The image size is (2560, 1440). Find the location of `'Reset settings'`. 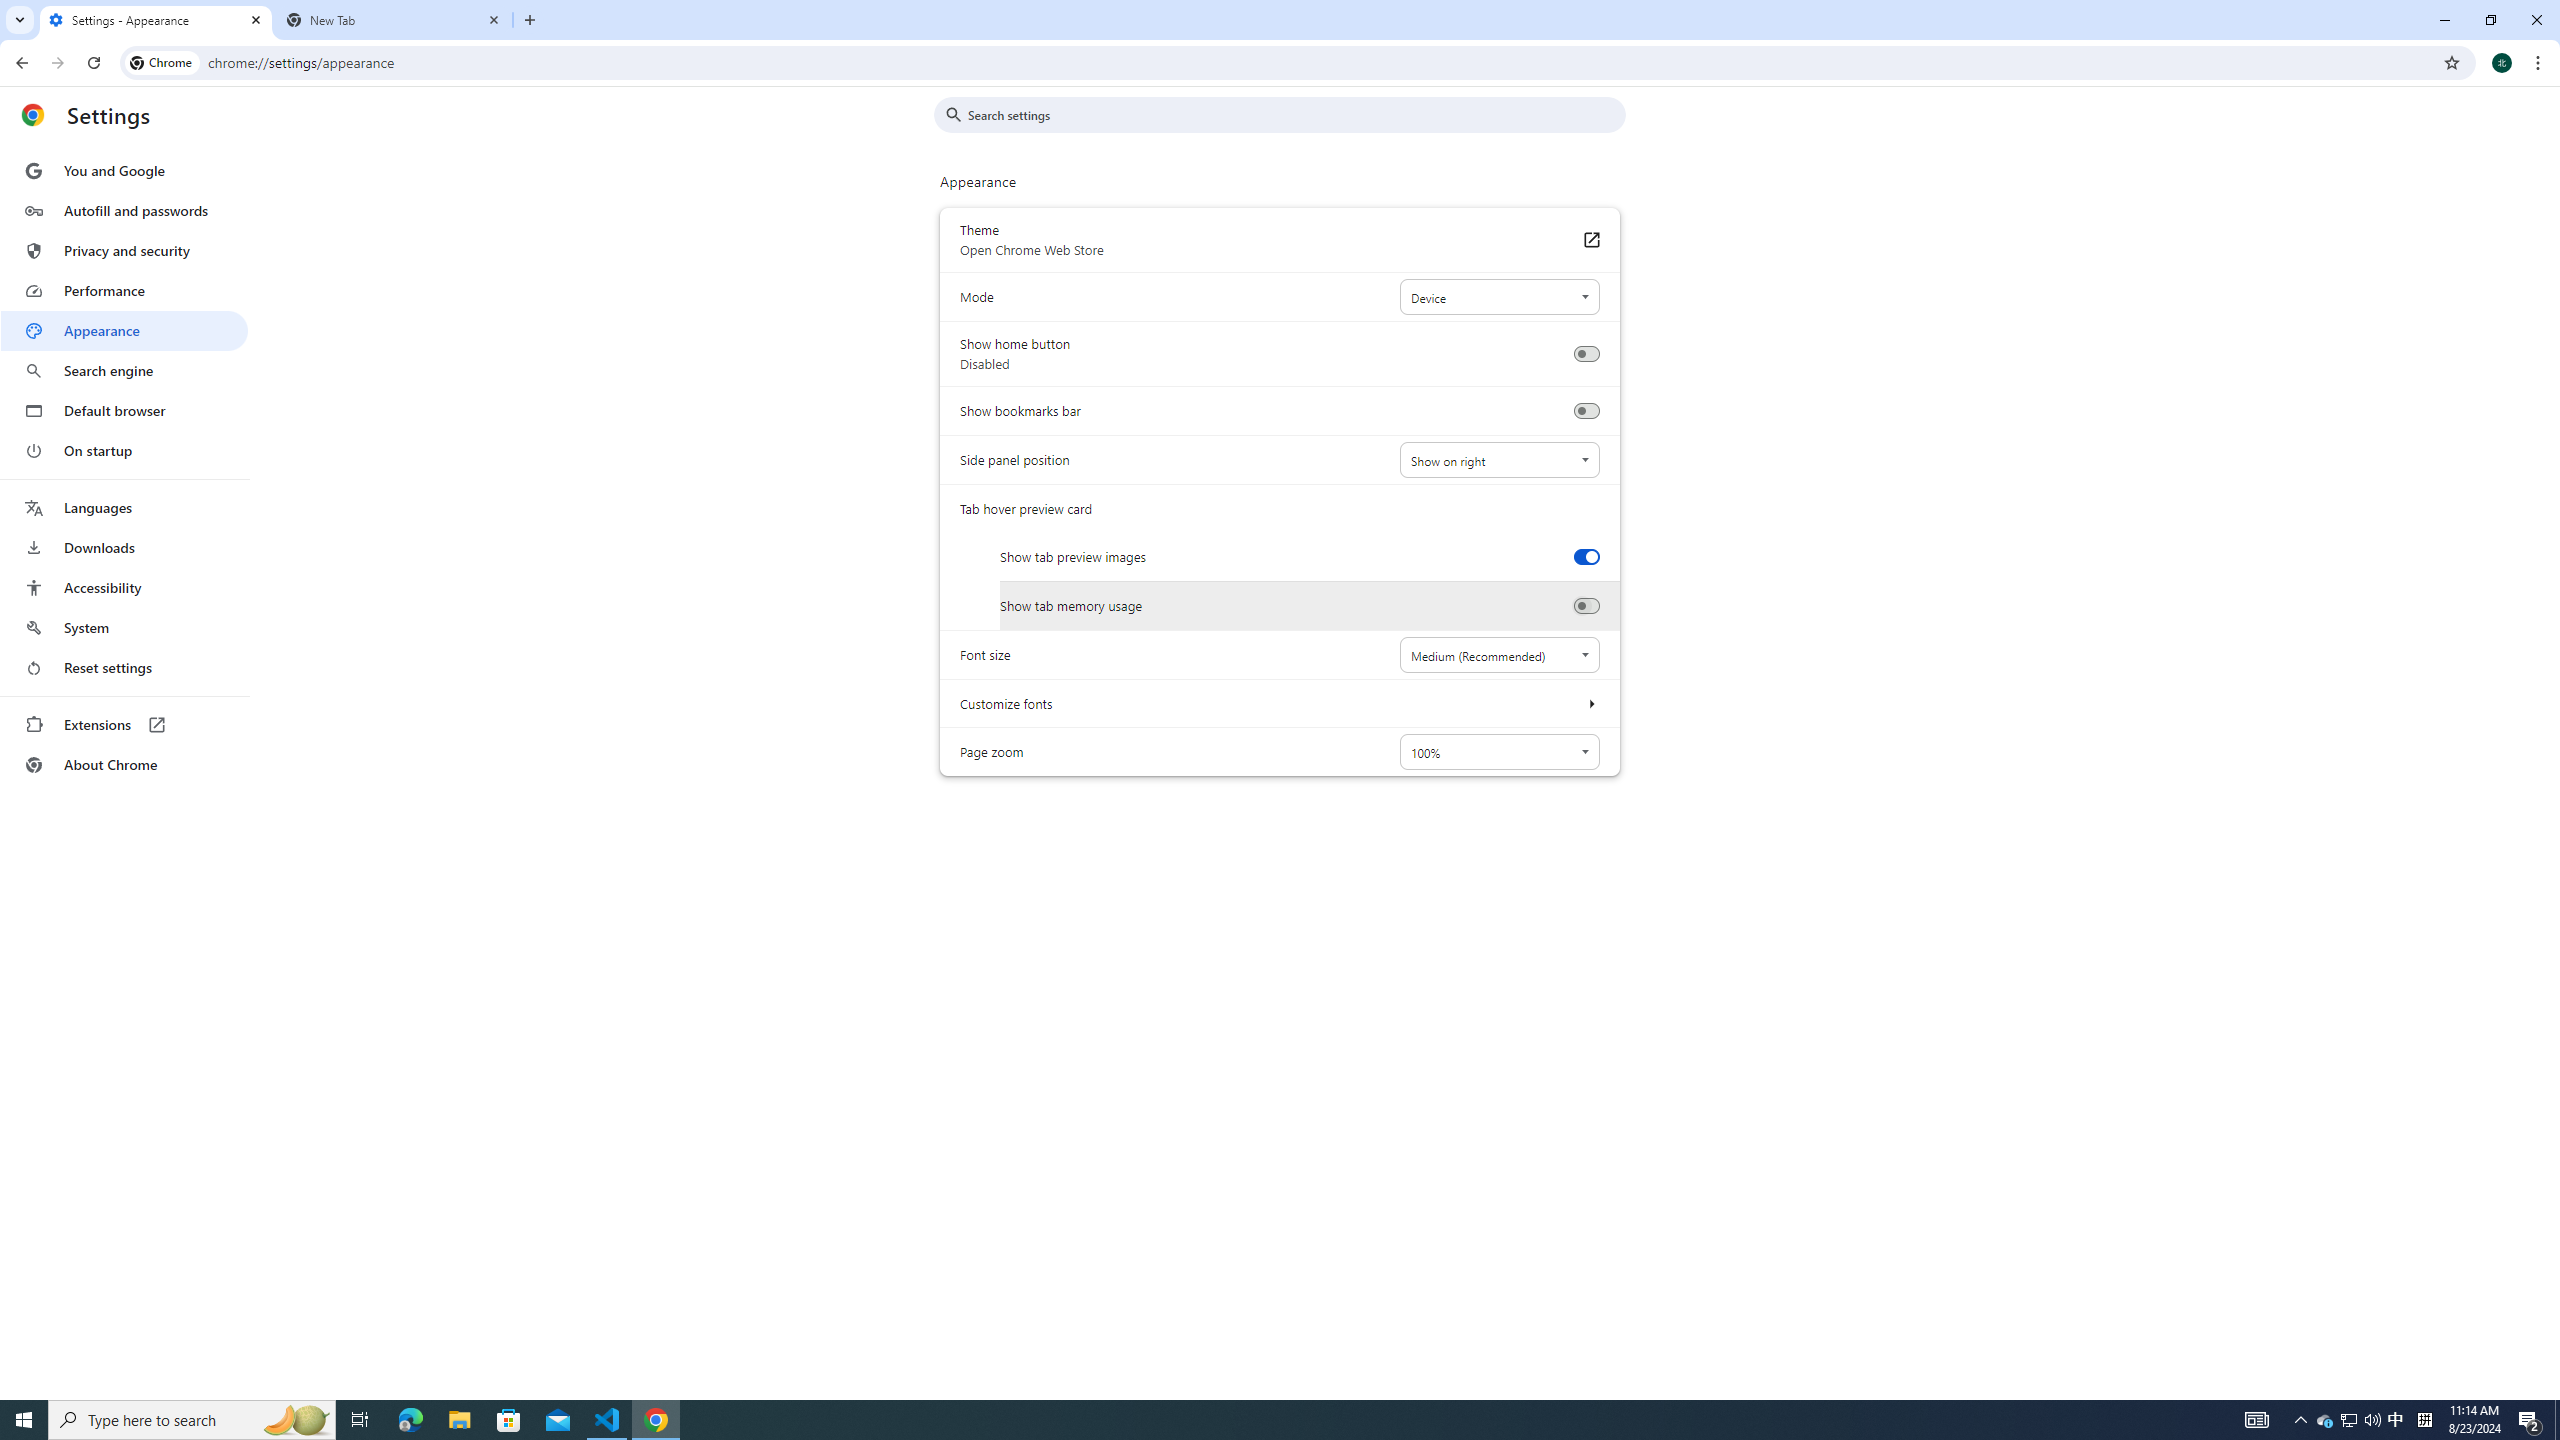

'Reset settings' is located at coordinates (123, 667).